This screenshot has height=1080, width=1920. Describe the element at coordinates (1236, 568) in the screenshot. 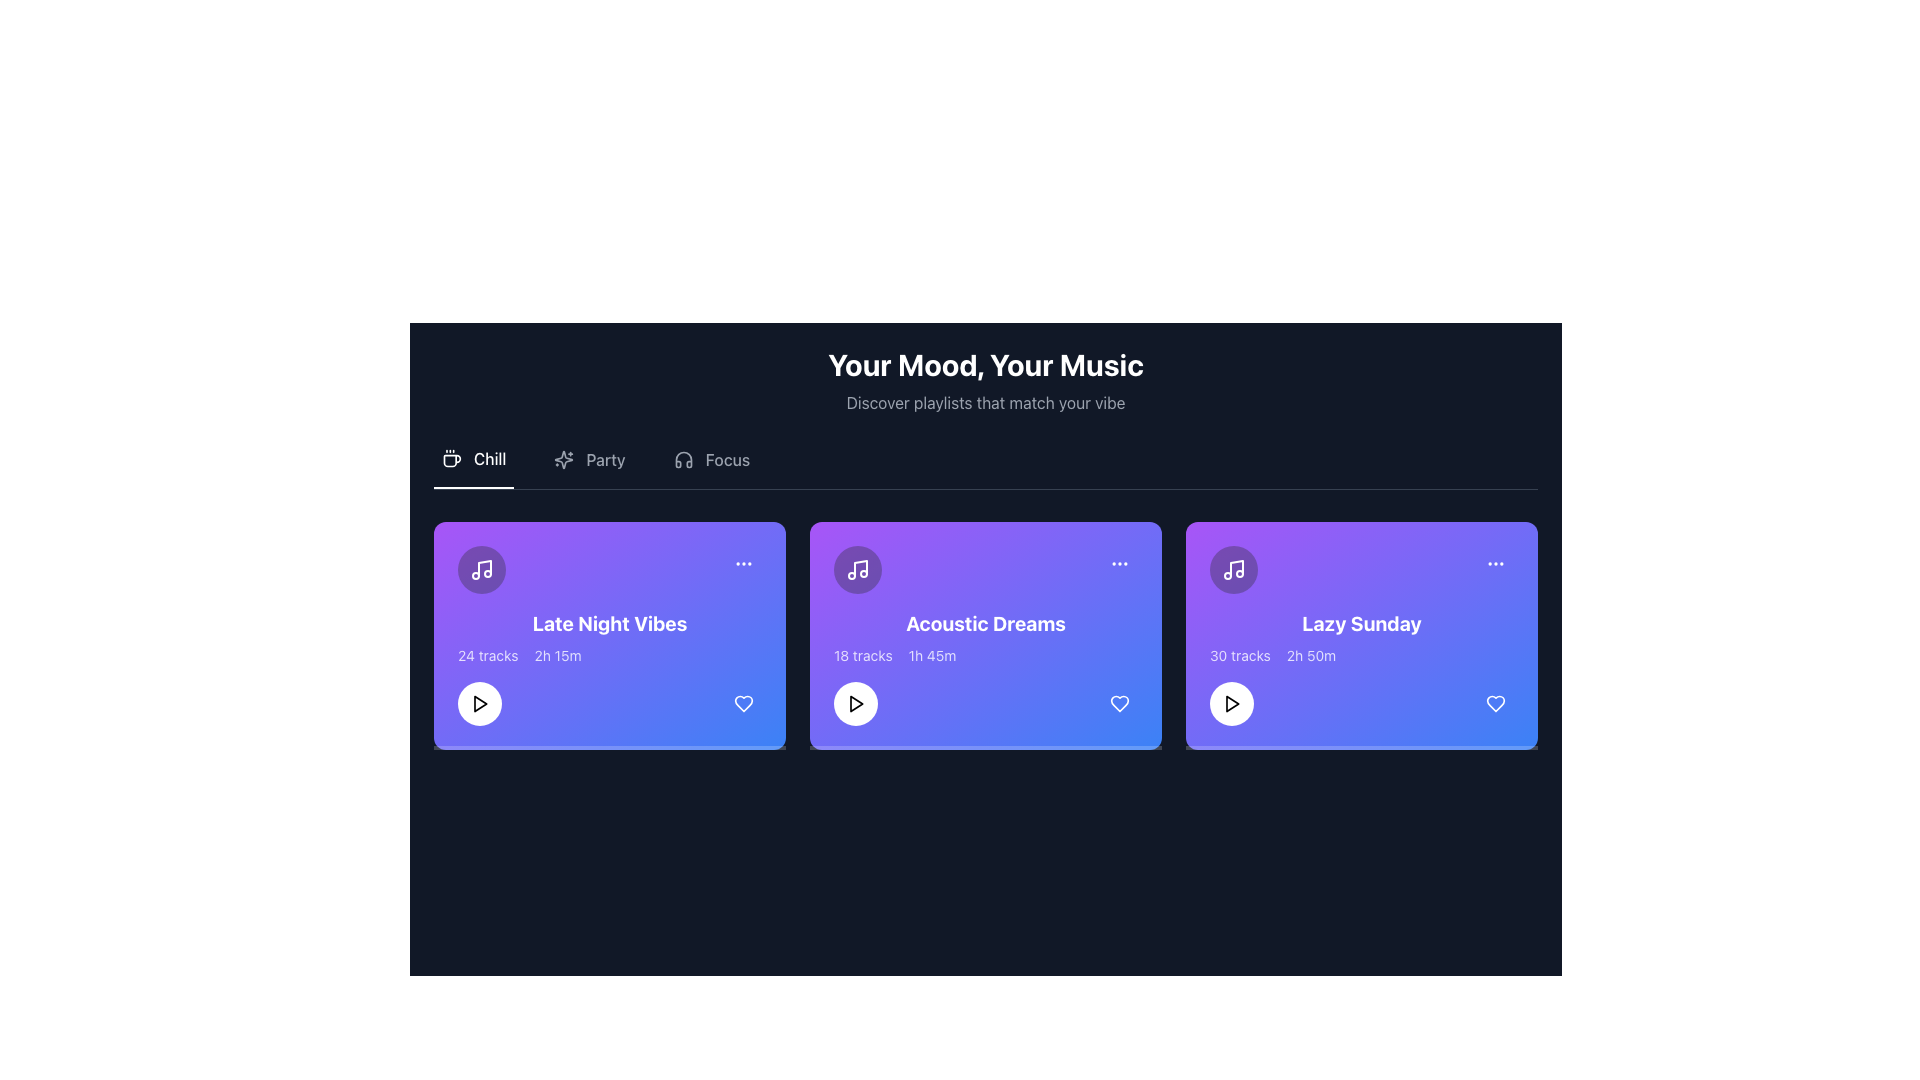

I see `the card containing the music note icon, which is represented by a vertical line in the vector graphic located in the second card of the grid` at that location.